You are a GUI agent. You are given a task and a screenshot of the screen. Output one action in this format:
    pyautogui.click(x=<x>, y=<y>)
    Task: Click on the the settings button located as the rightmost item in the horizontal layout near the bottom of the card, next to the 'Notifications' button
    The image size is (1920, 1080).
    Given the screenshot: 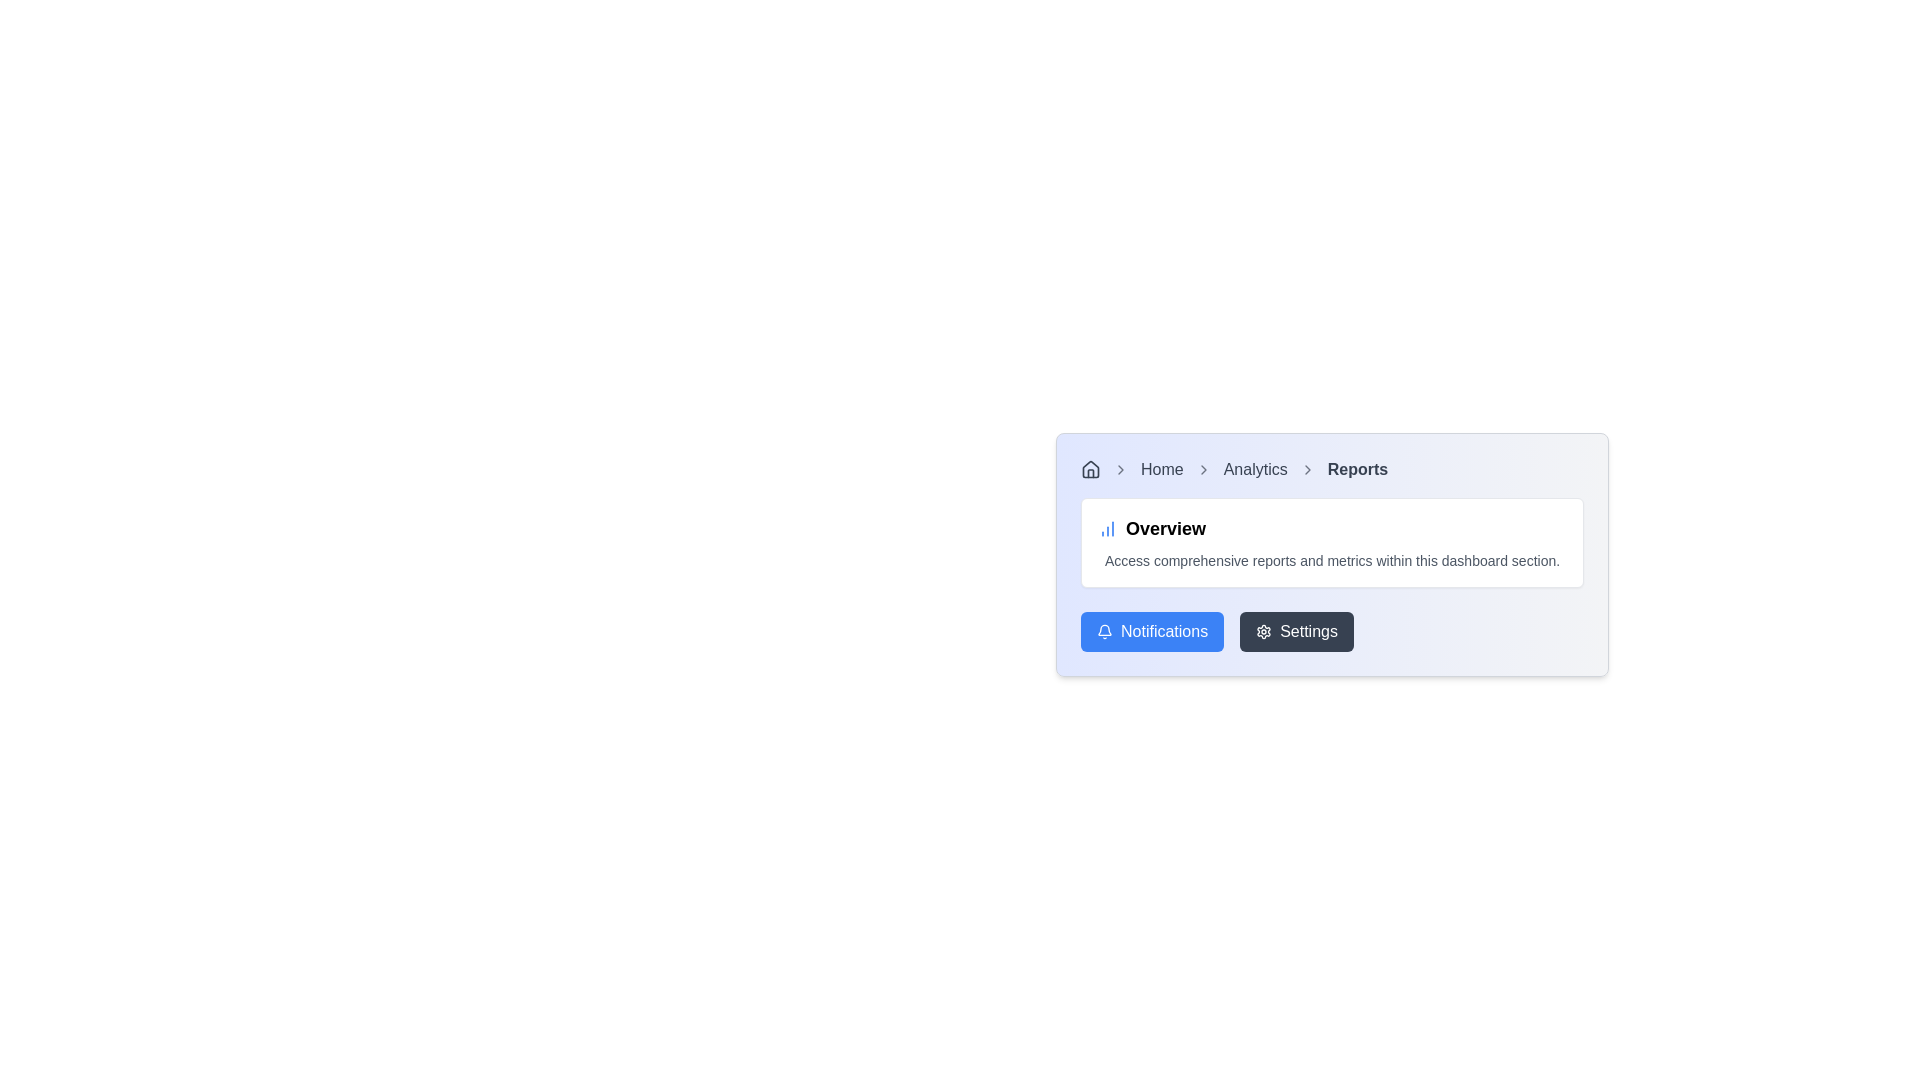 What is the action you would take?
    pyautogui.click(x=1297, y=632)
    